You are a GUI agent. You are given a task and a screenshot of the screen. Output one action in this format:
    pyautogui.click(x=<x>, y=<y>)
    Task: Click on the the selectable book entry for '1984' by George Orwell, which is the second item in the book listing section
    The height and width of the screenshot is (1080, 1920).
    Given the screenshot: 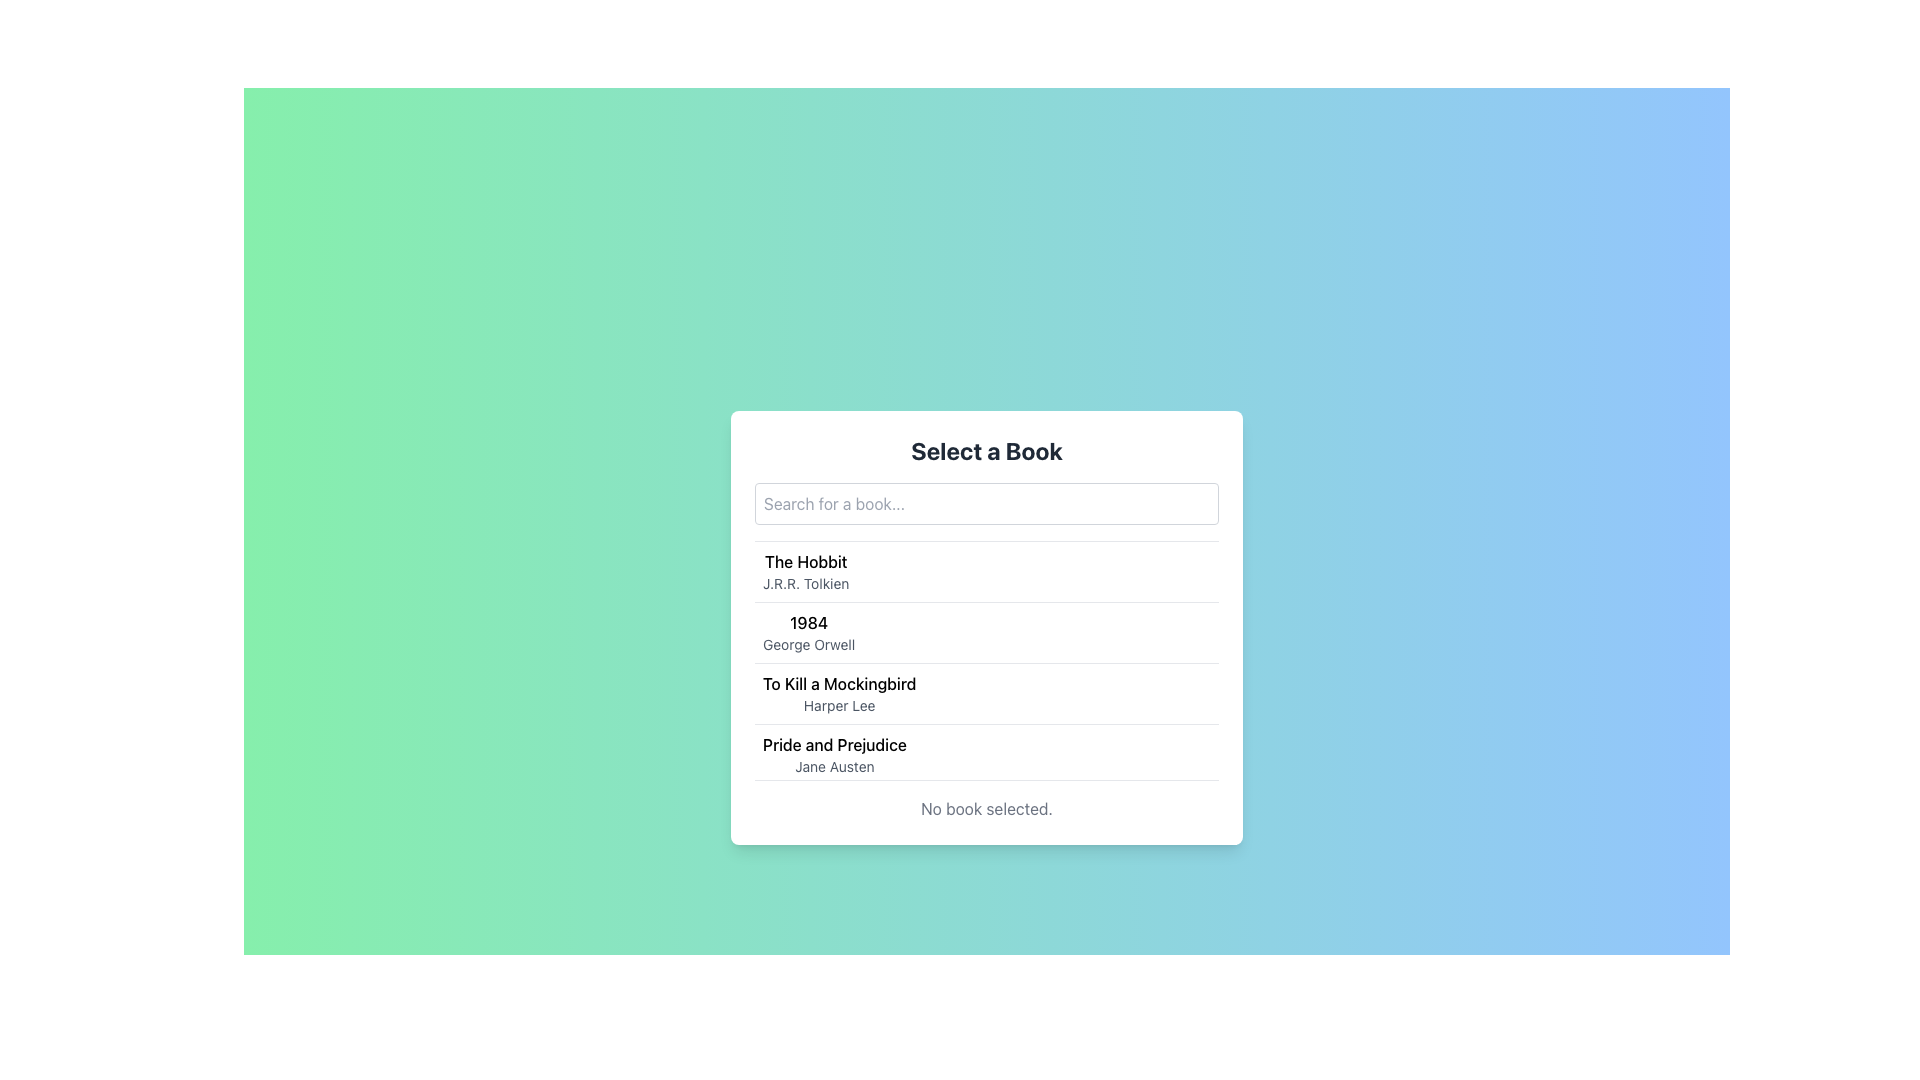 What is the action you would take?
    pyautogui.click(x=987, y=627)
    